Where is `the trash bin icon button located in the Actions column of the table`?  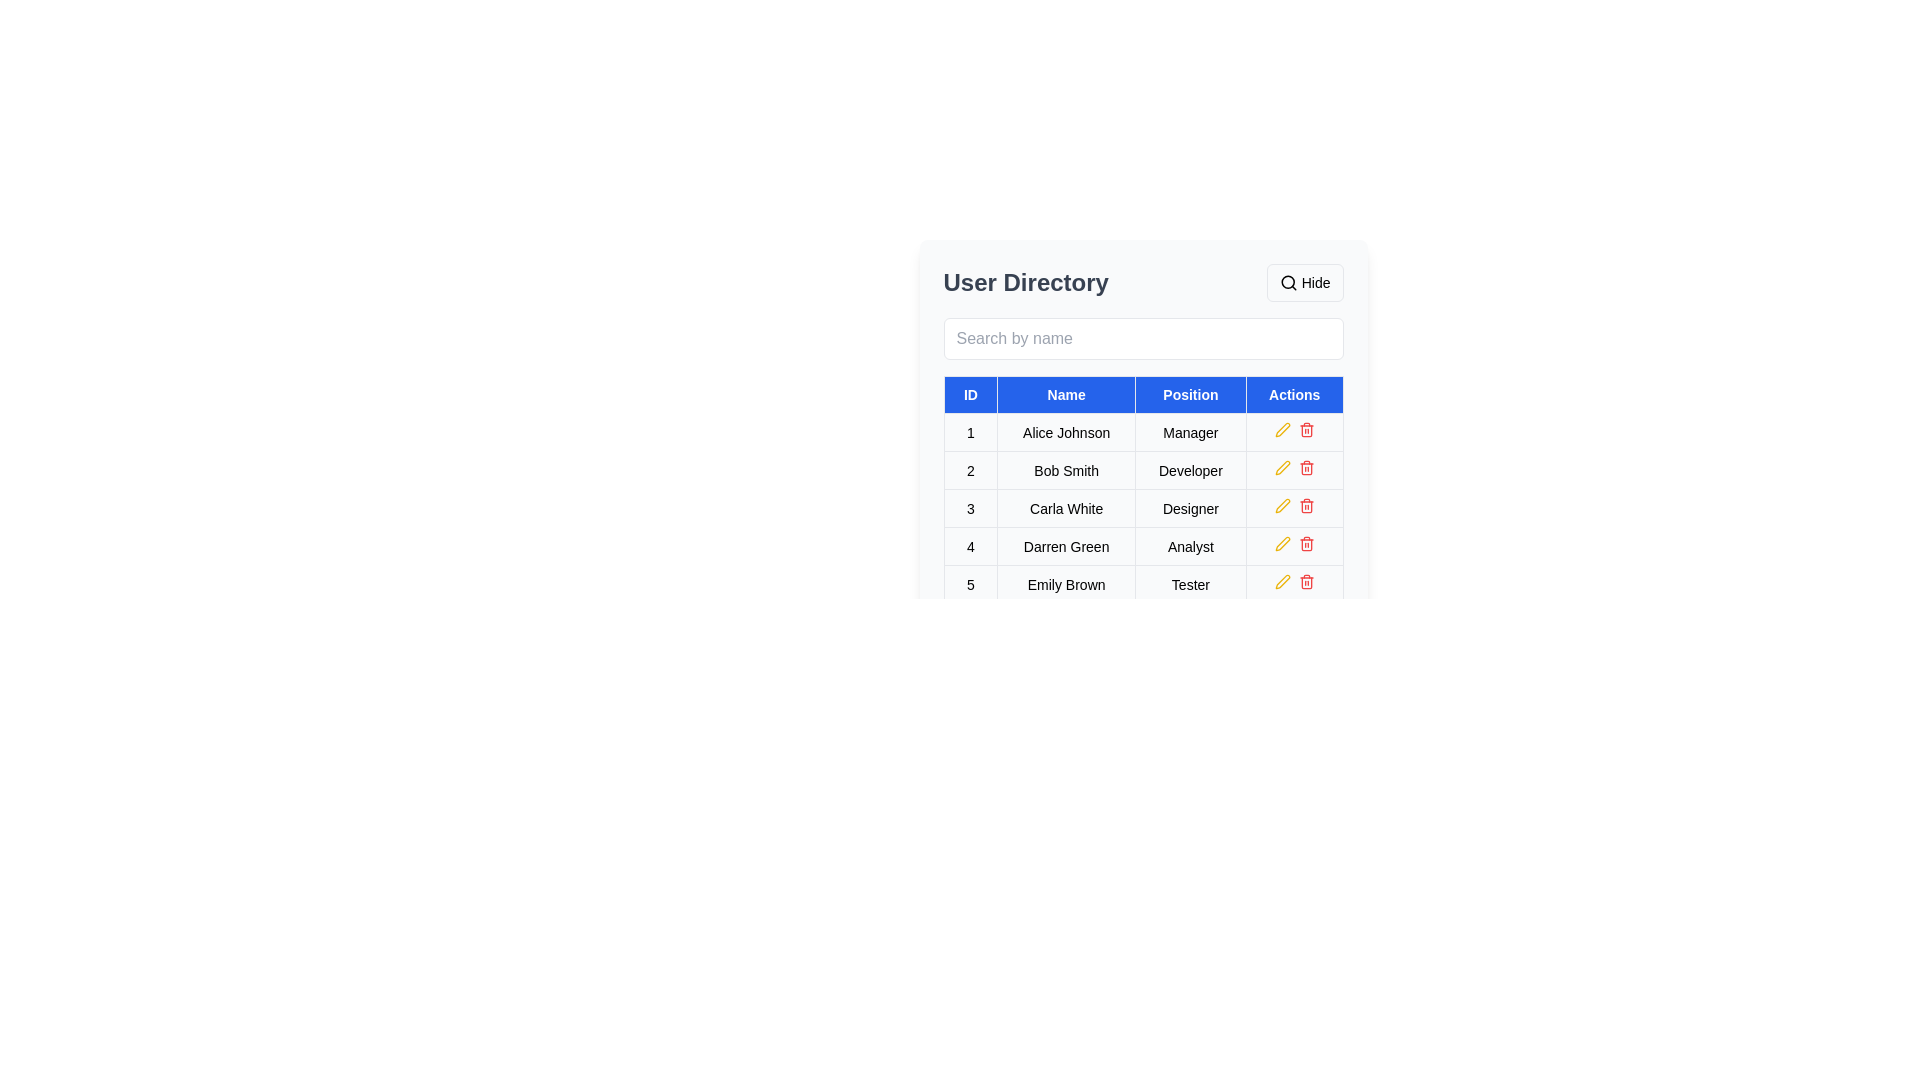
the trash bin icon button located in the Actions column of the table is located at coordinates (1306, 430).